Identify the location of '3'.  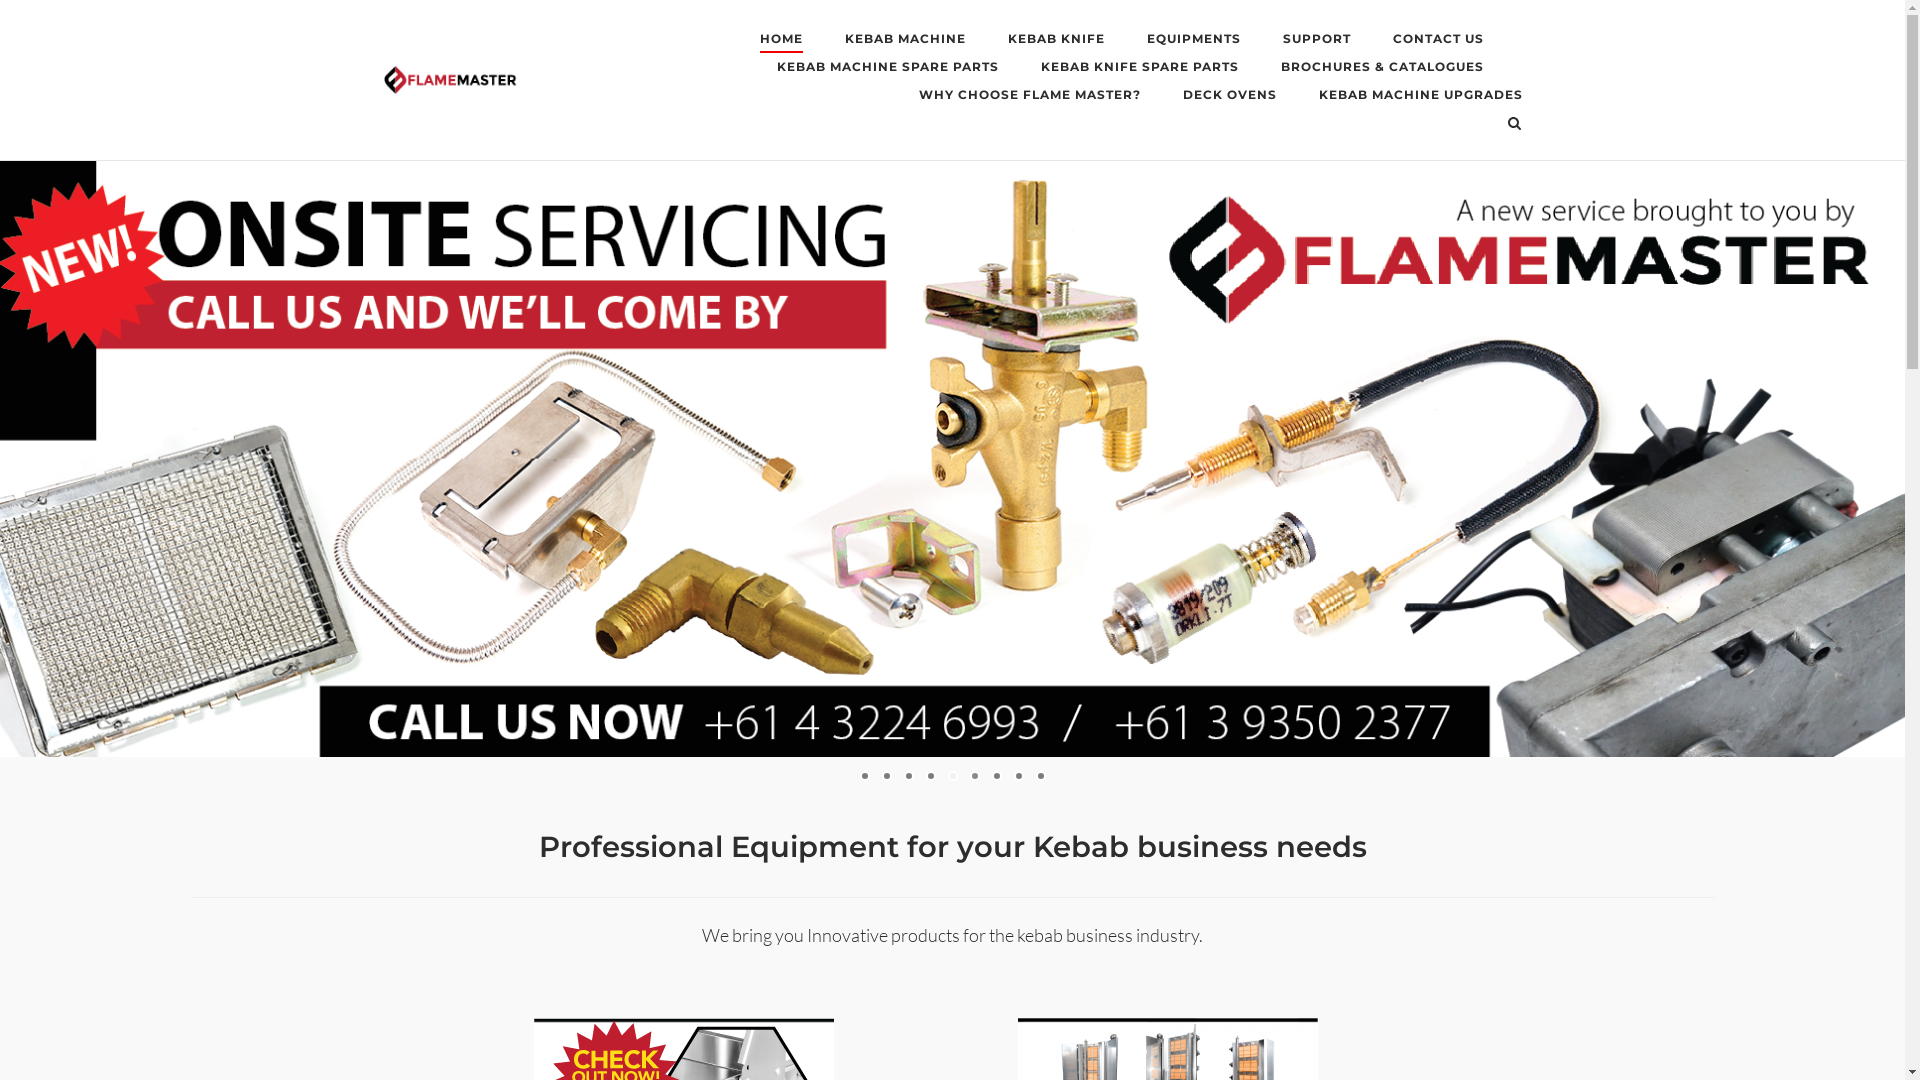
(907, 774).